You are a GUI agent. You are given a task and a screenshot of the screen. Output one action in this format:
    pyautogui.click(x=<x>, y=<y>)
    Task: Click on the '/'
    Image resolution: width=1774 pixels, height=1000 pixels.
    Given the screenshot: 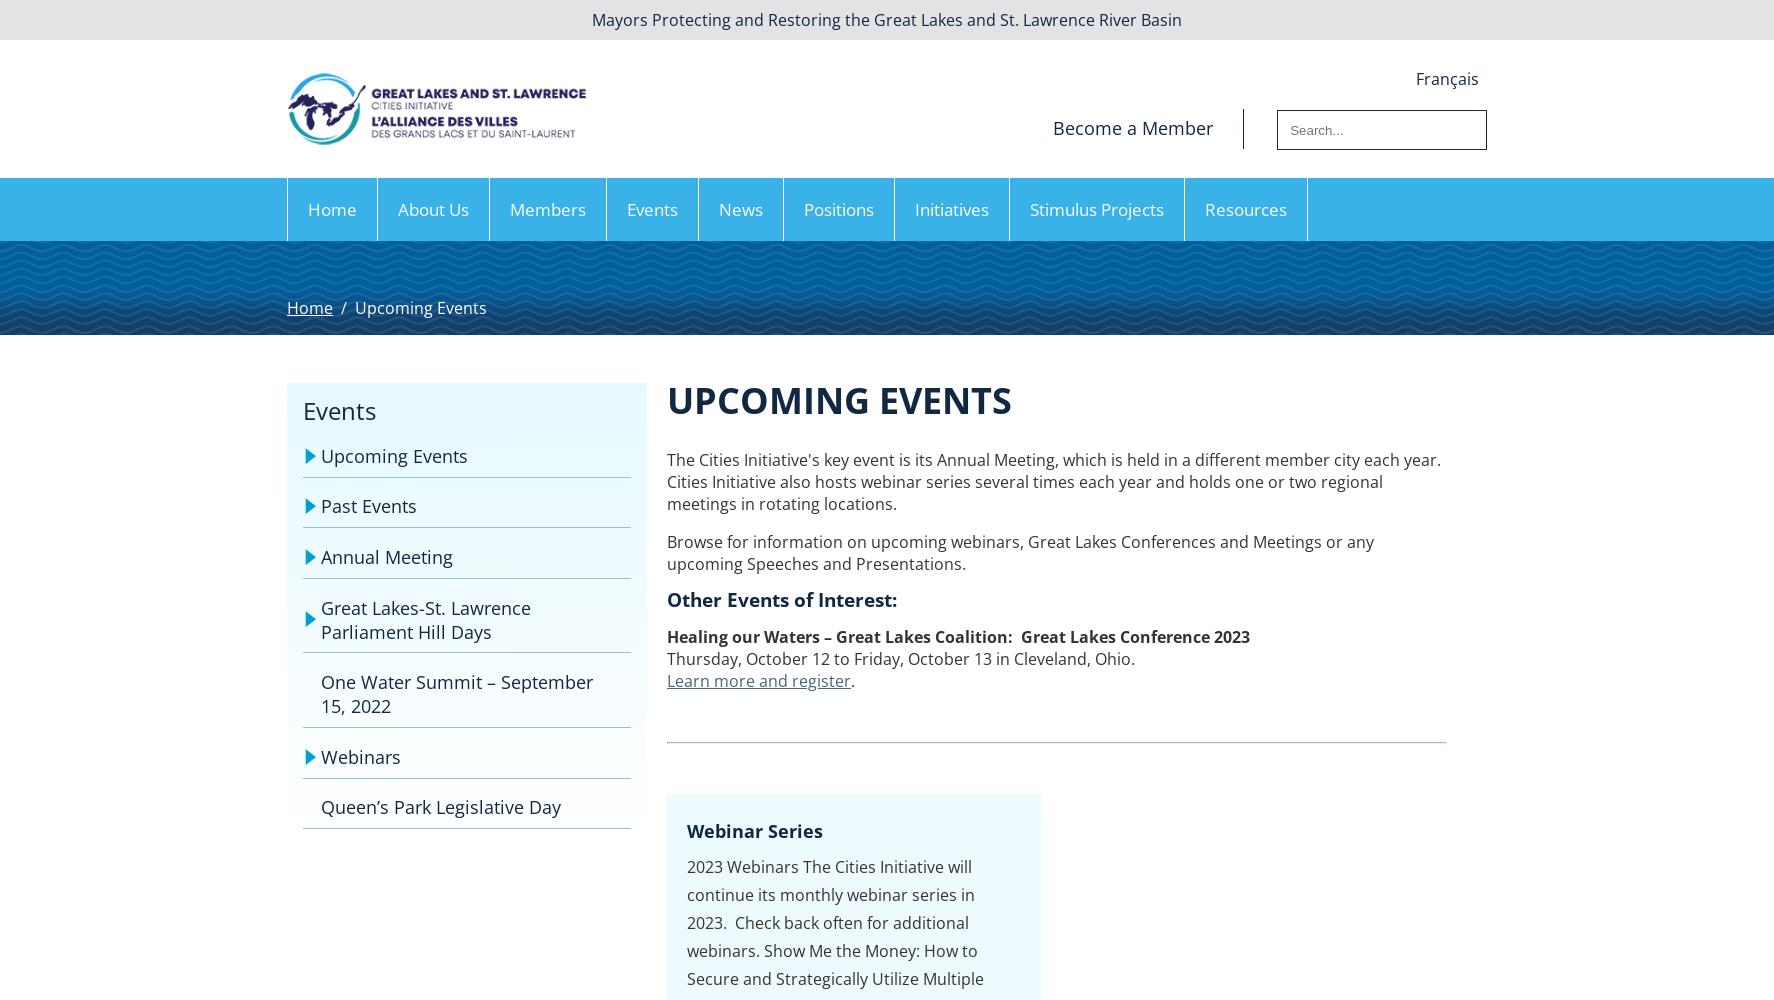 What is the action you would take?
    pyautogui.click(x=343, y=308)
    